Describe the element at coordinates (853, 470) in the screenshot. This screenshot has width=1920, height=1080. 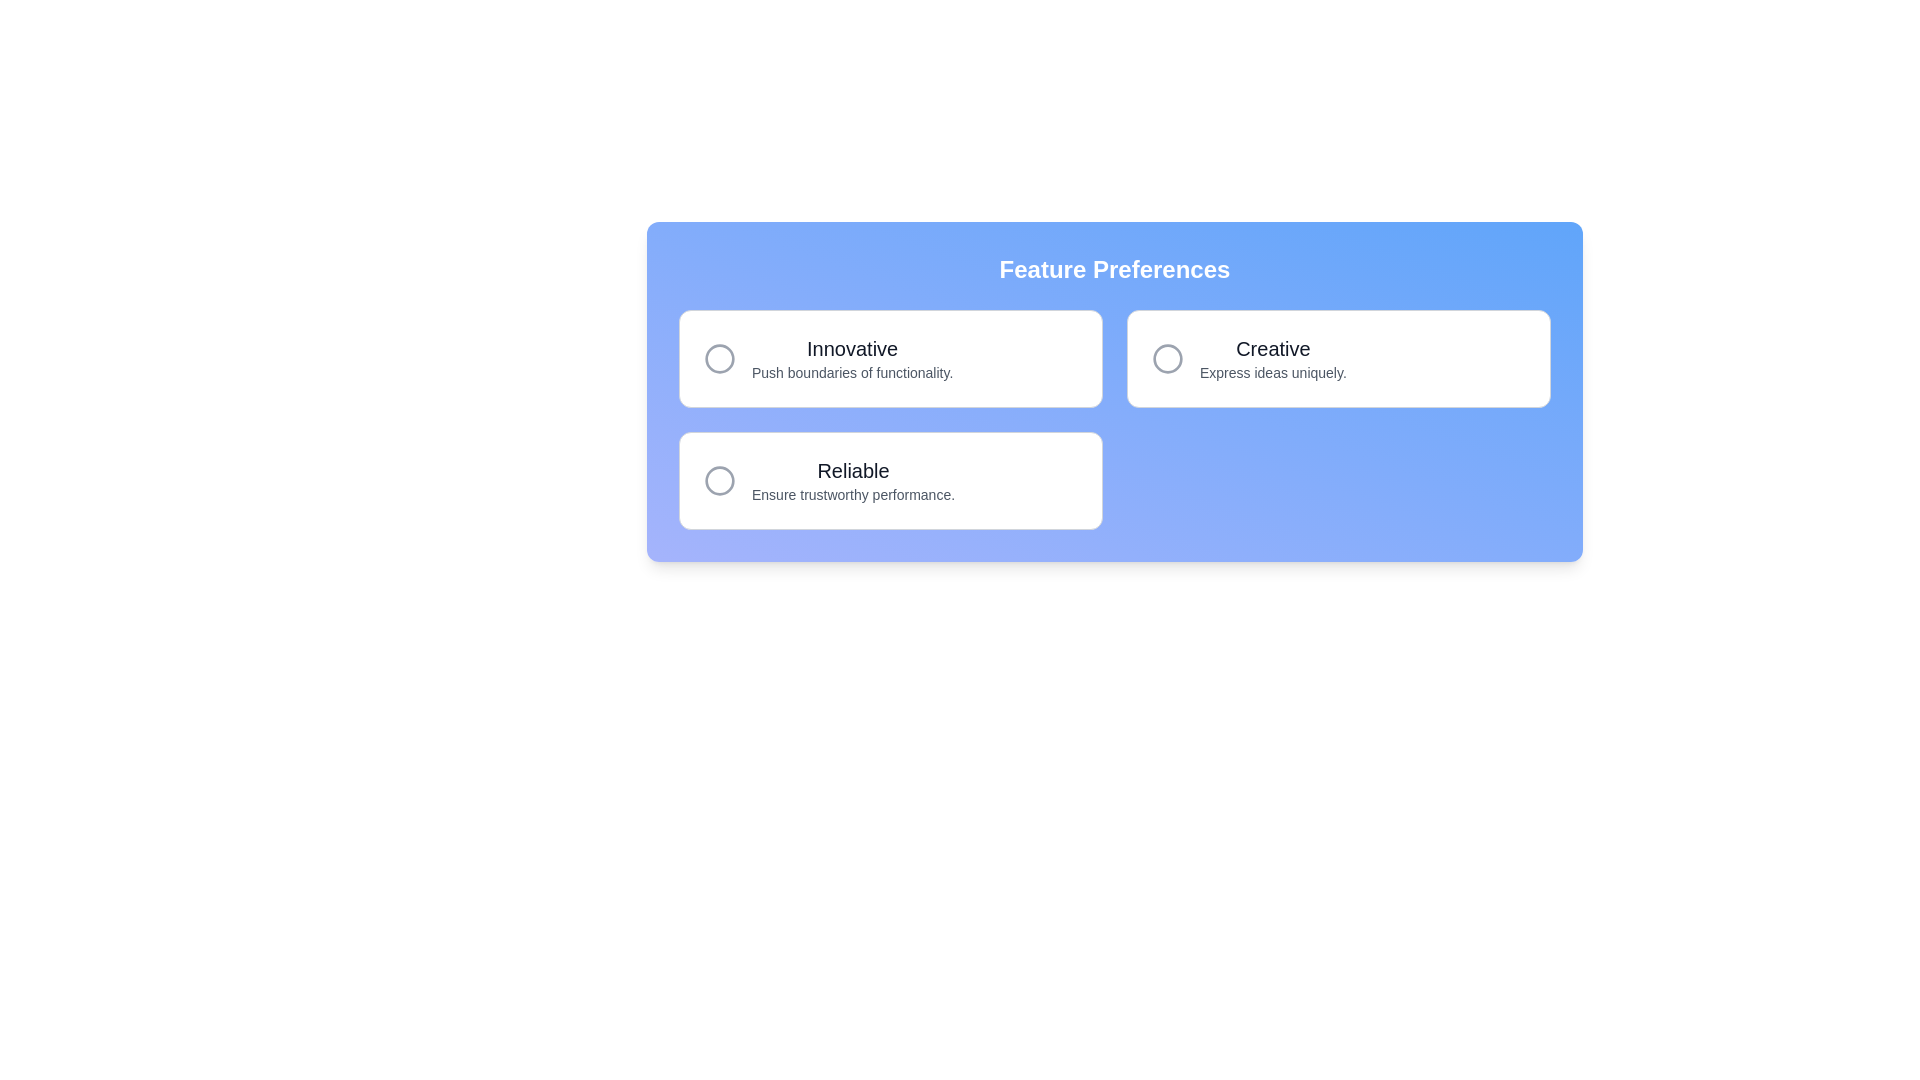
I see `the text label that serves as a title for the corresponding feature preference option, located in the bottom-left portion of the feature preference section, above the description 'Ensure trustworthy performance.'` at that location.